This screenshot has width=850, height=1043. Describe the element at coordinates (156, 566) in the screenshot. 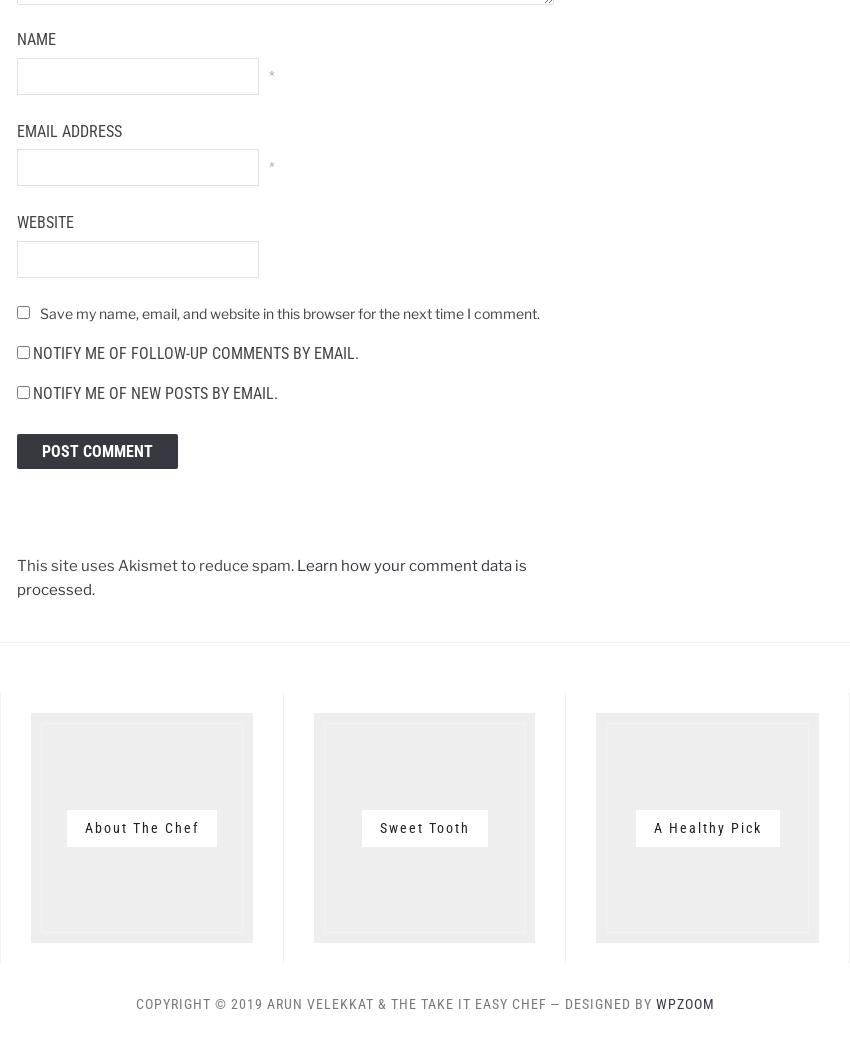

I see `'This site uses Akismet to reduce spam.'` at that location.